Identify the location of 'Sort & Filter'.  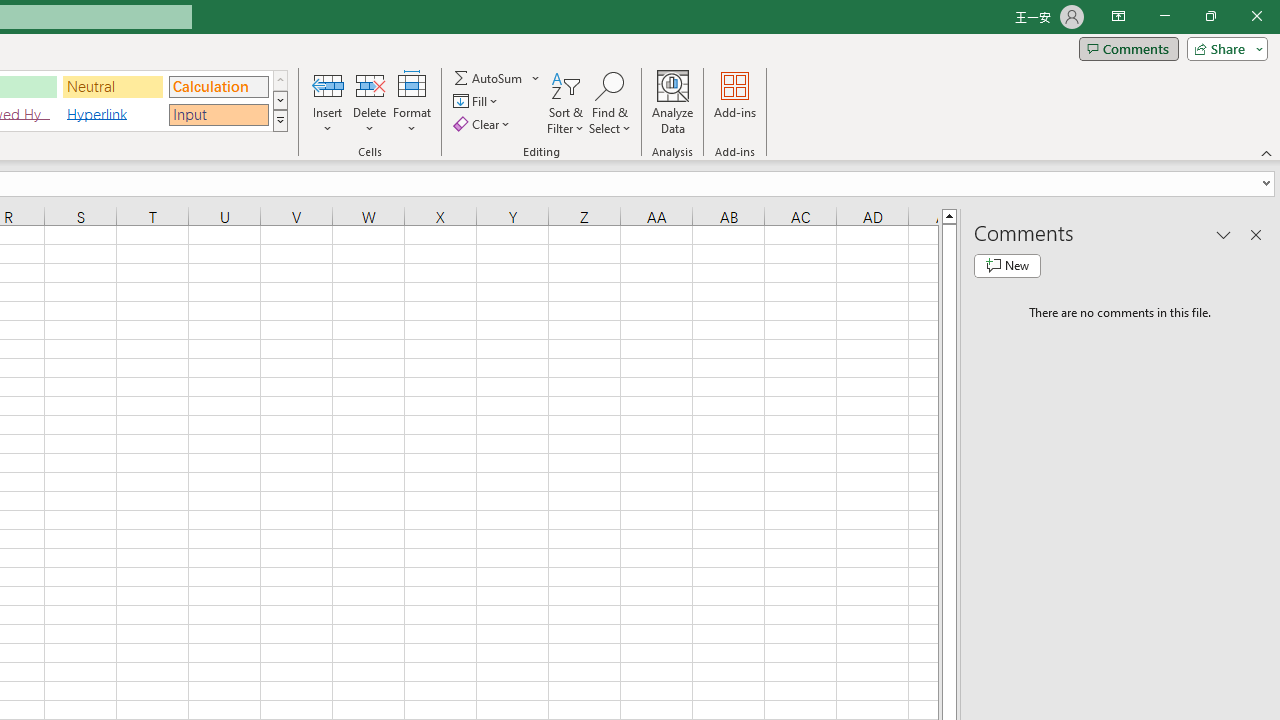
(565, 103).